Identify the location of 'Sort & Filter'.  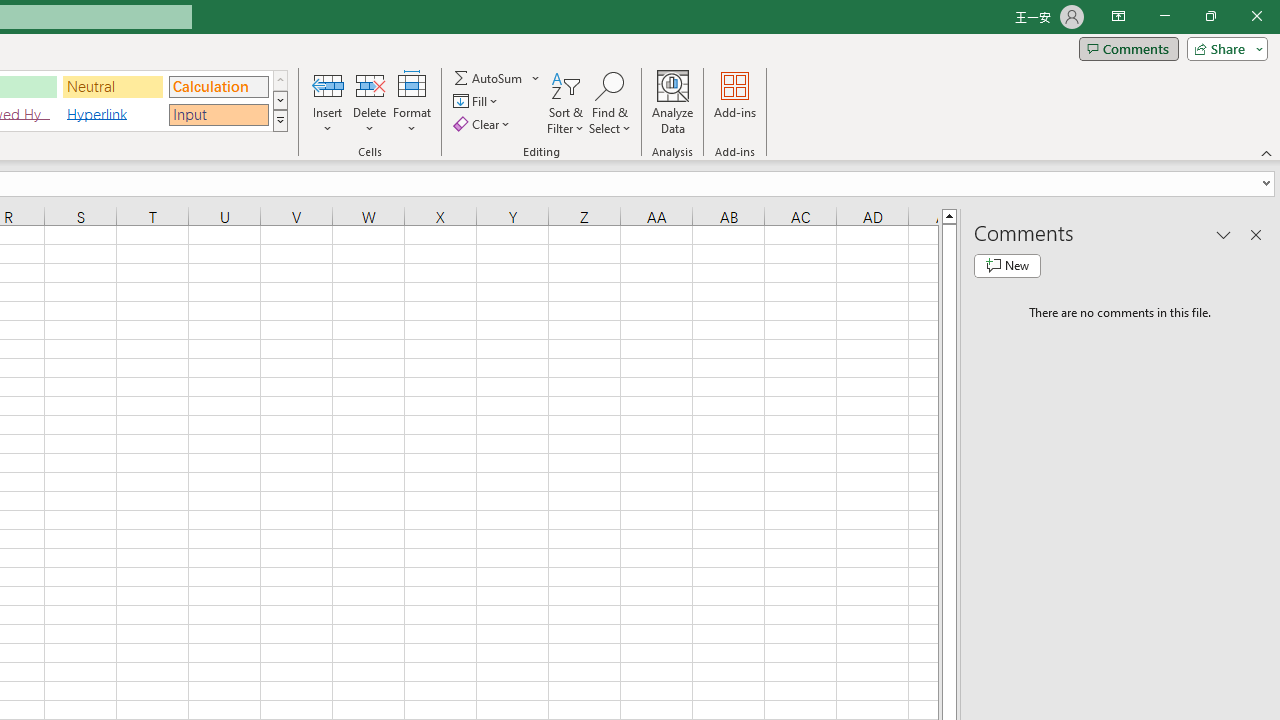
(565, 103).